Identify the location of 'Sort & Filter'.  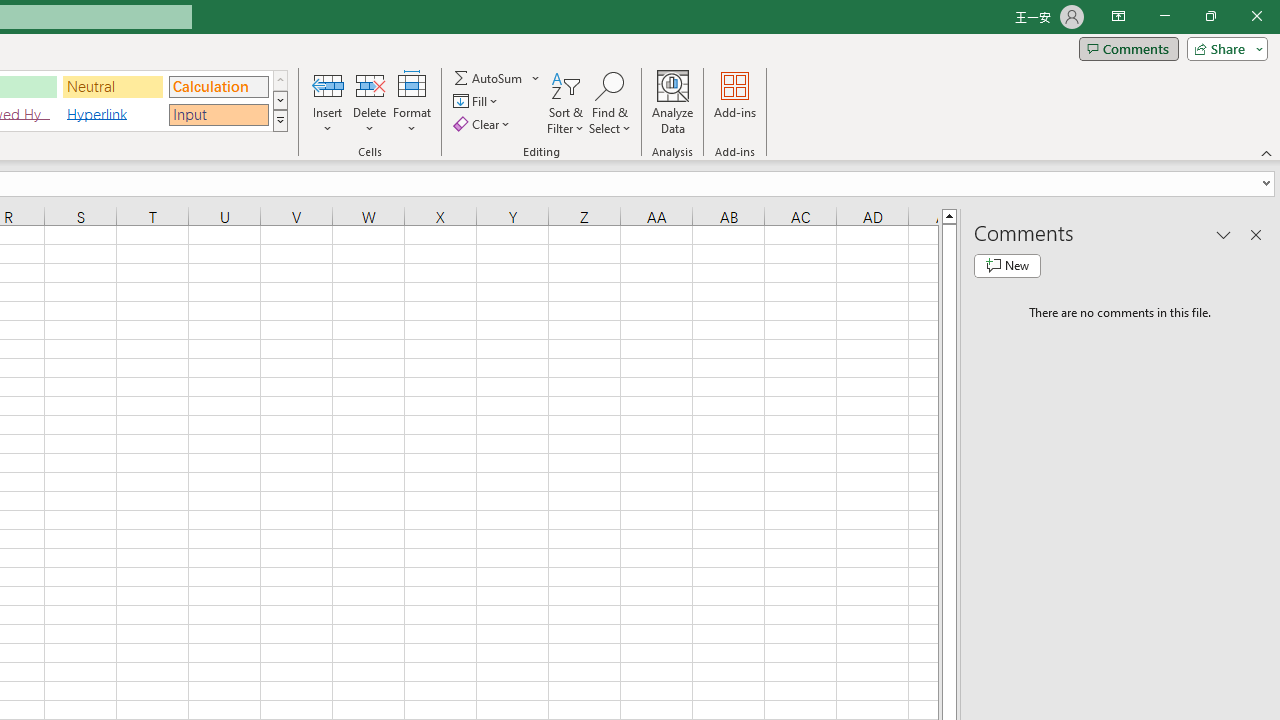
(565, 103).